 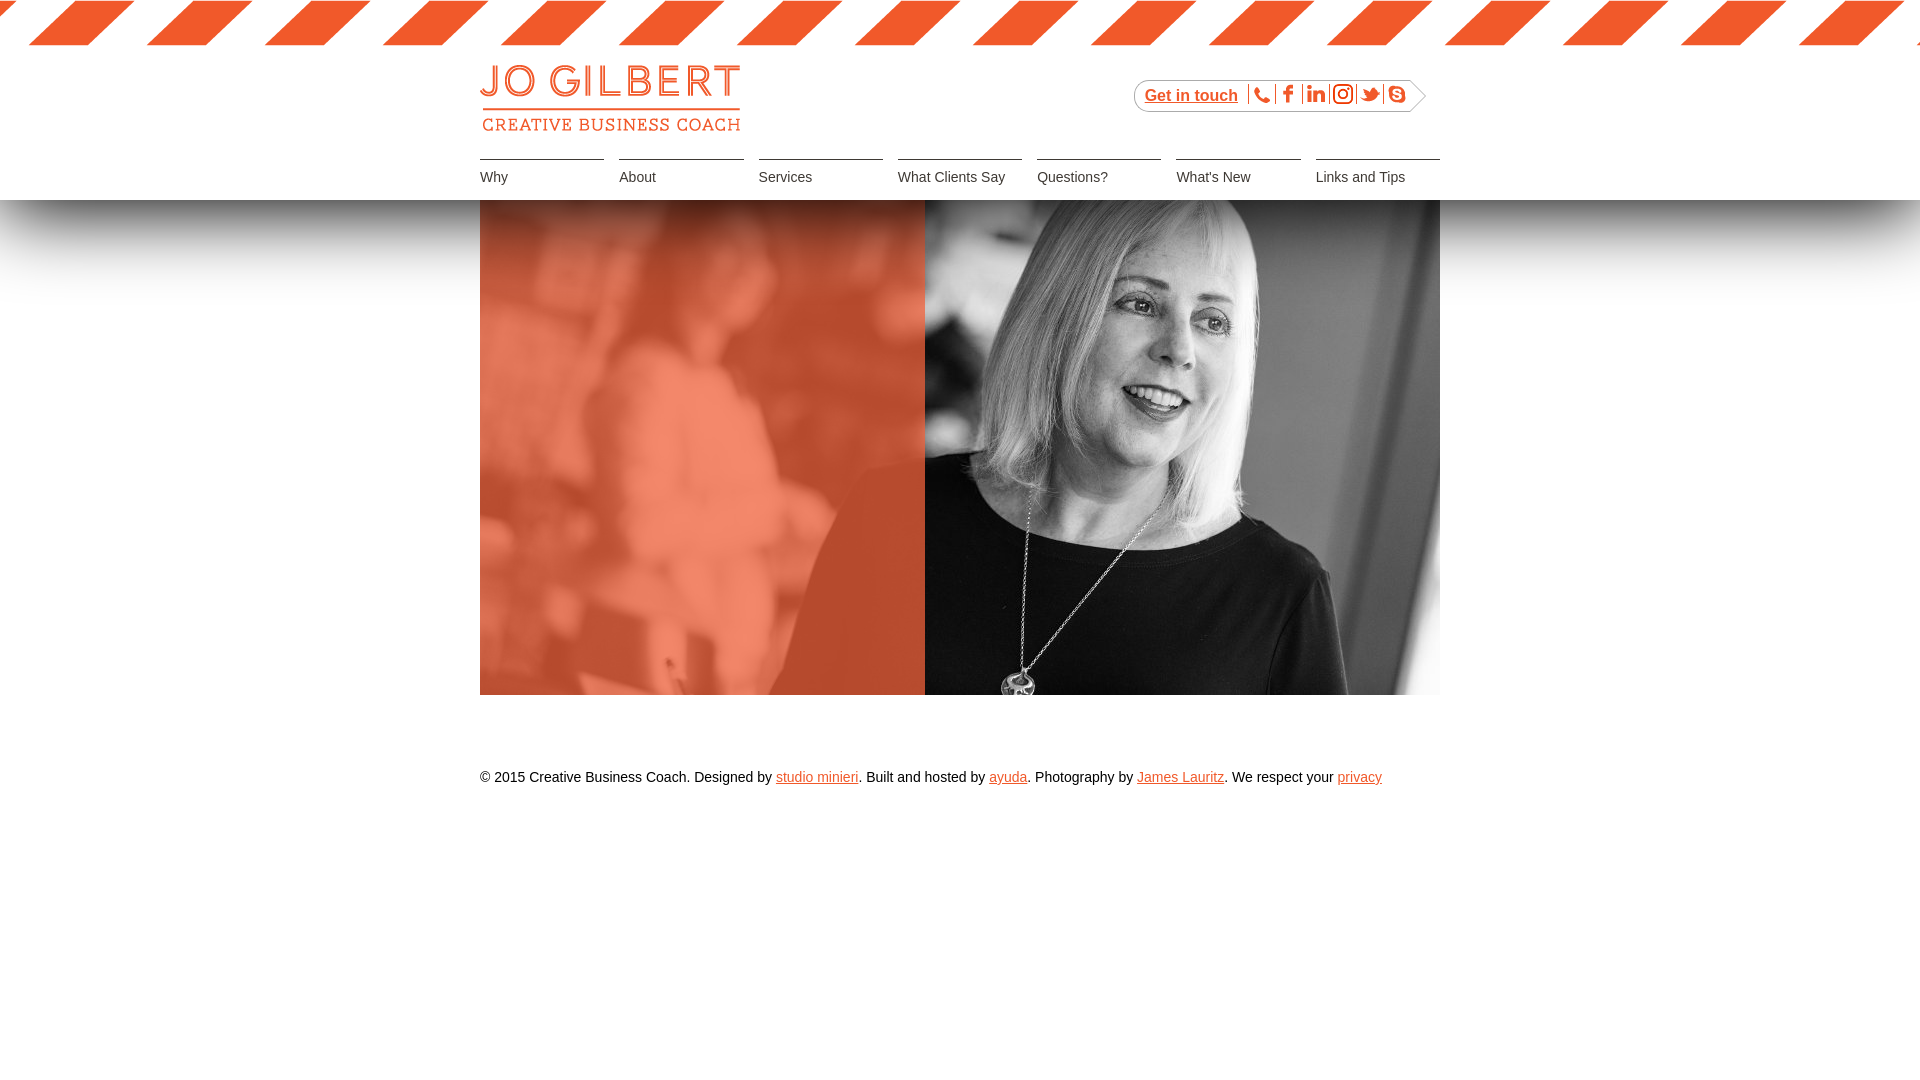 I want to click on 'Links and Tips', so click(x=1376, y=195).